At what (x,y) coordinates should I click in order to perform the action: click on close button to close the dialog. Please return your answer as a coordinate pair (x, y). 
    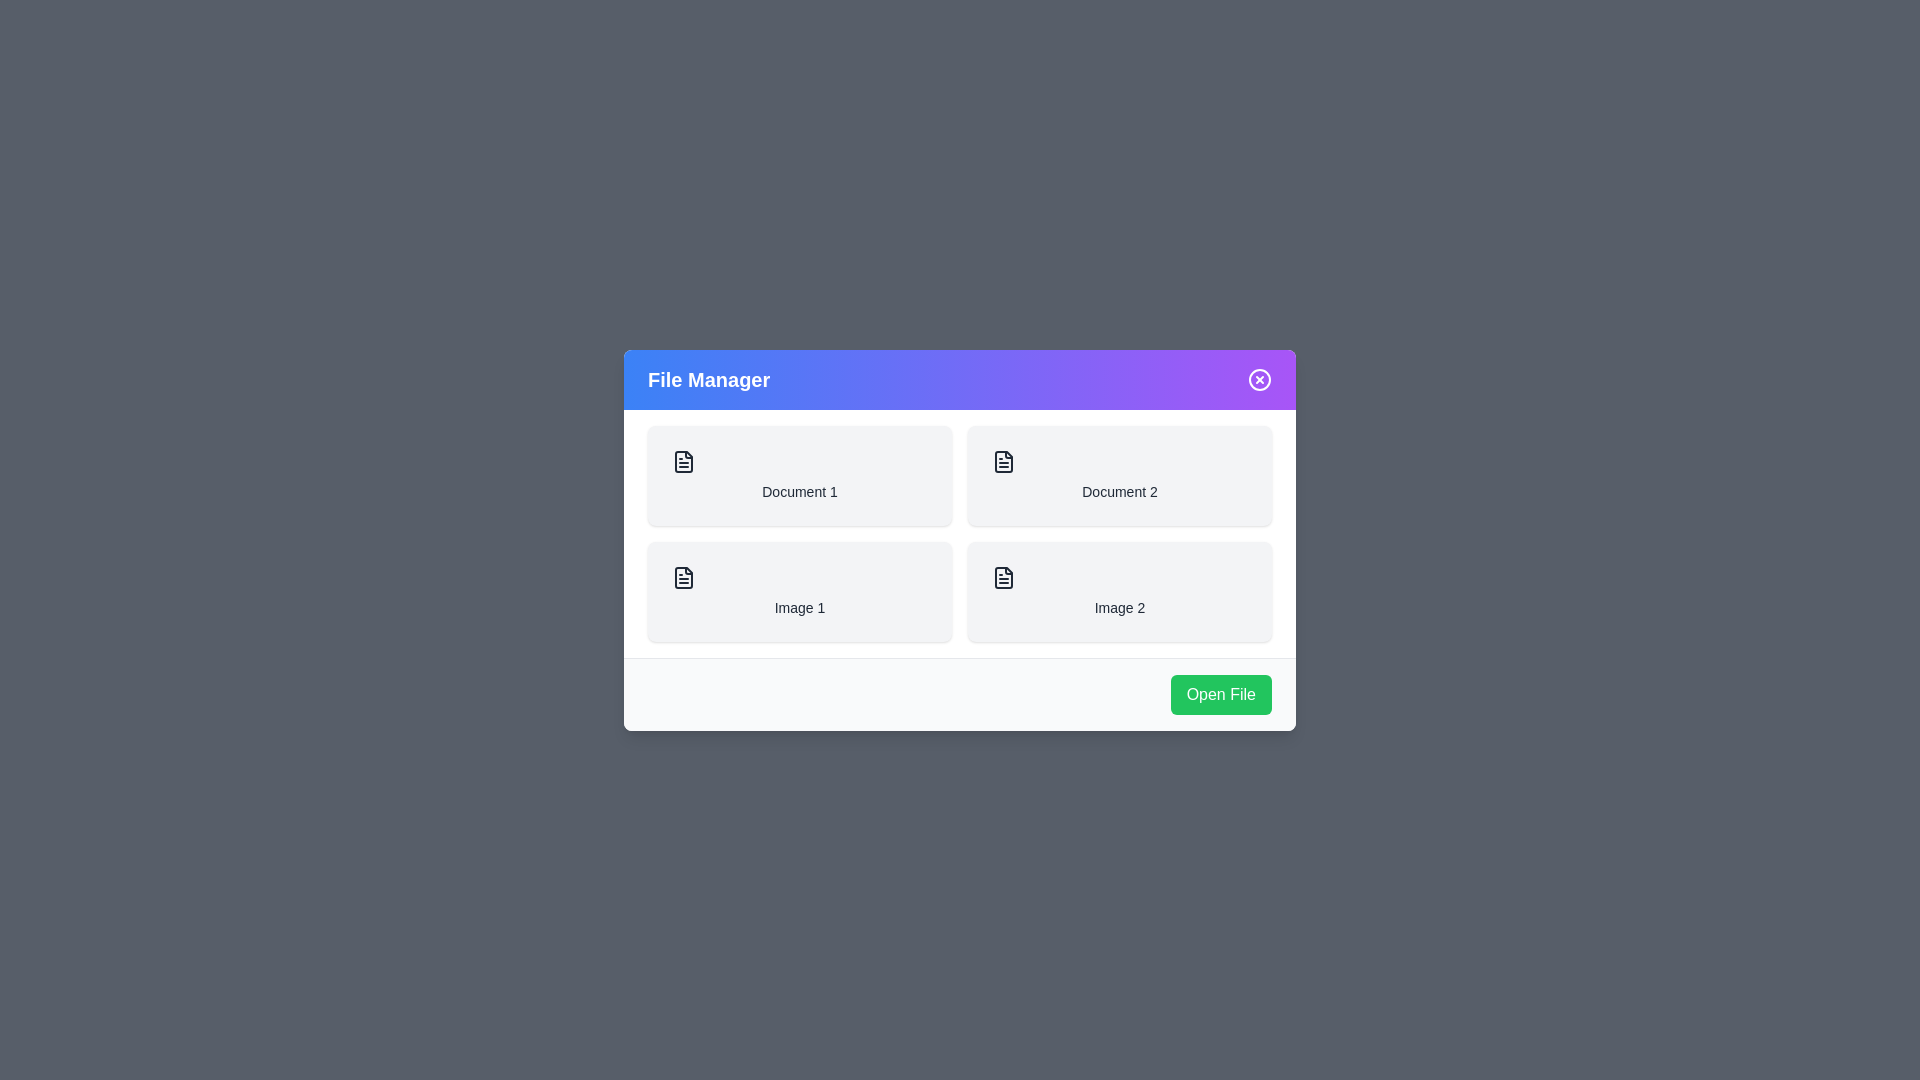
    Looking at the image, I should click on (1258, 379).